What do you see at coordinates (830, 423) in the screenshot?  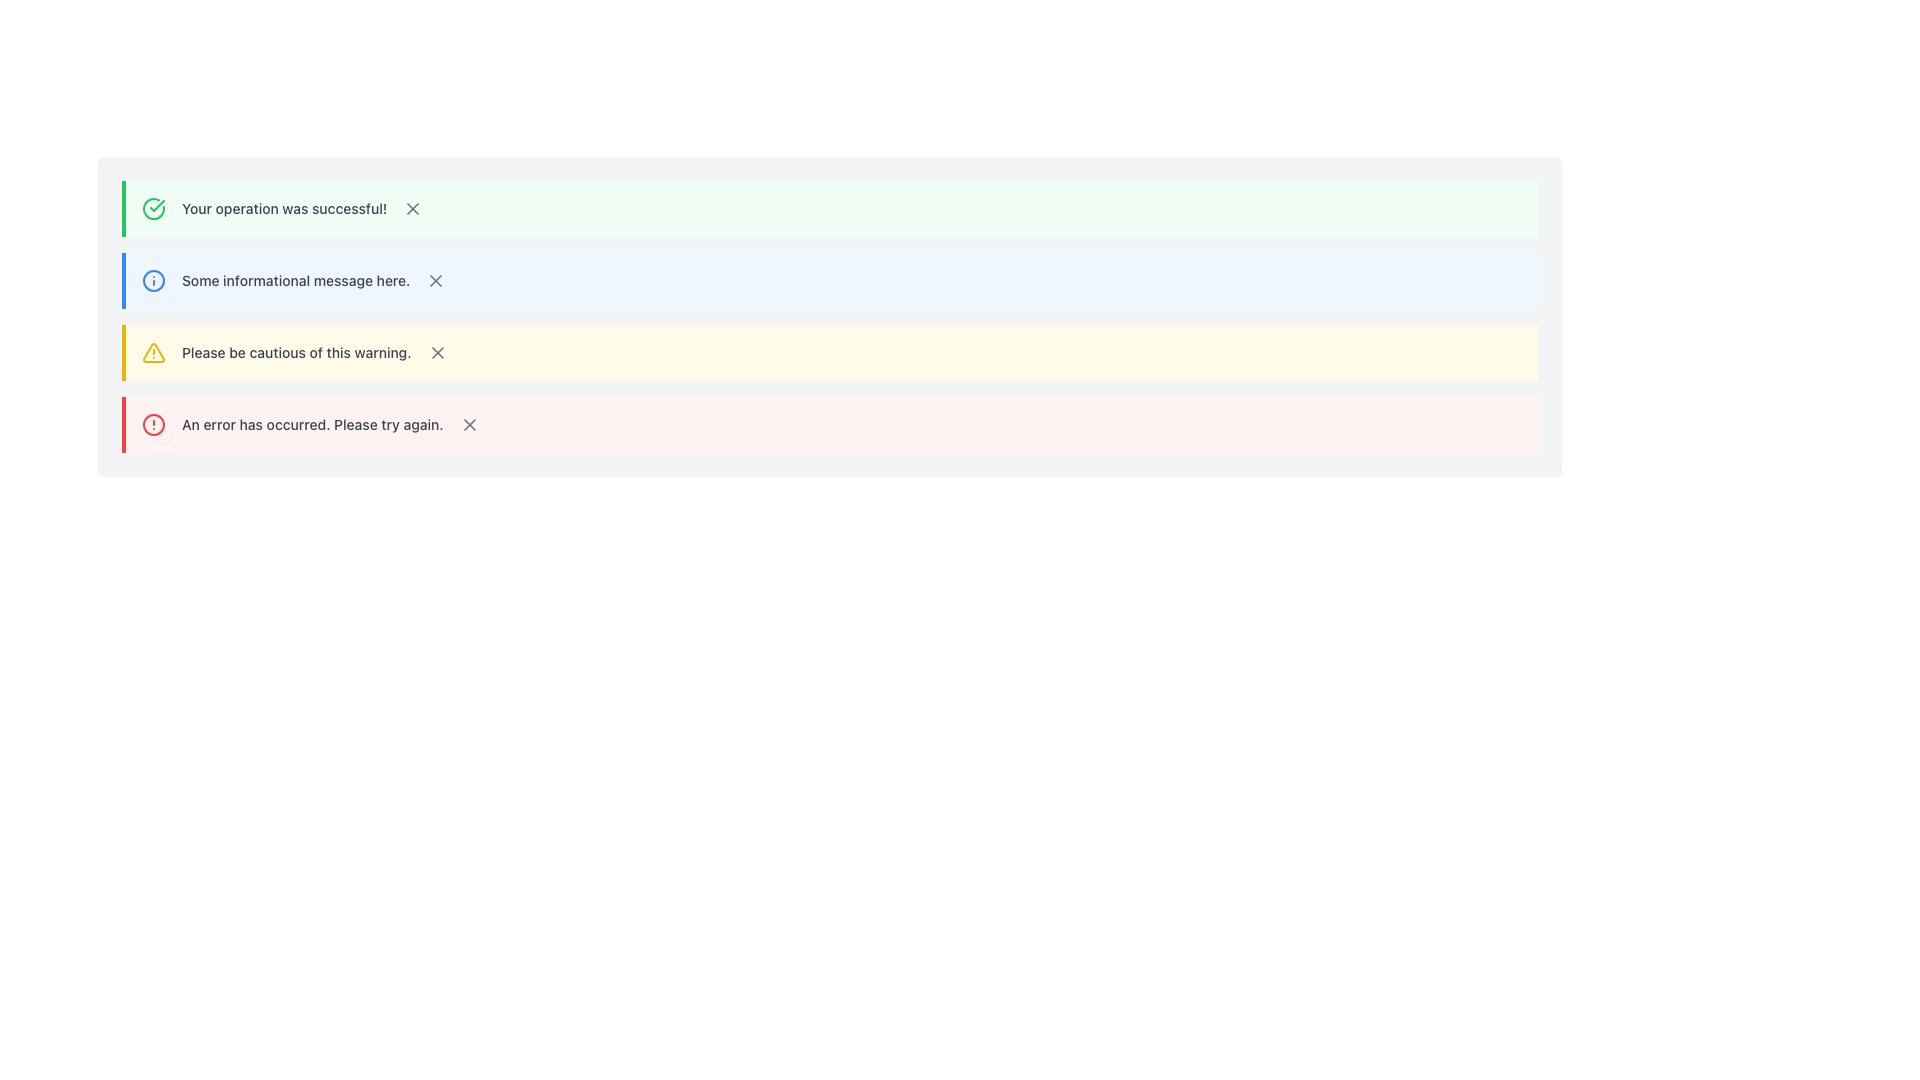 I see `notification message displayed in the fourth notification block, which has a red border and contains the text 'An error has occurred. Please try again.'` at bounding box center [830, 423].